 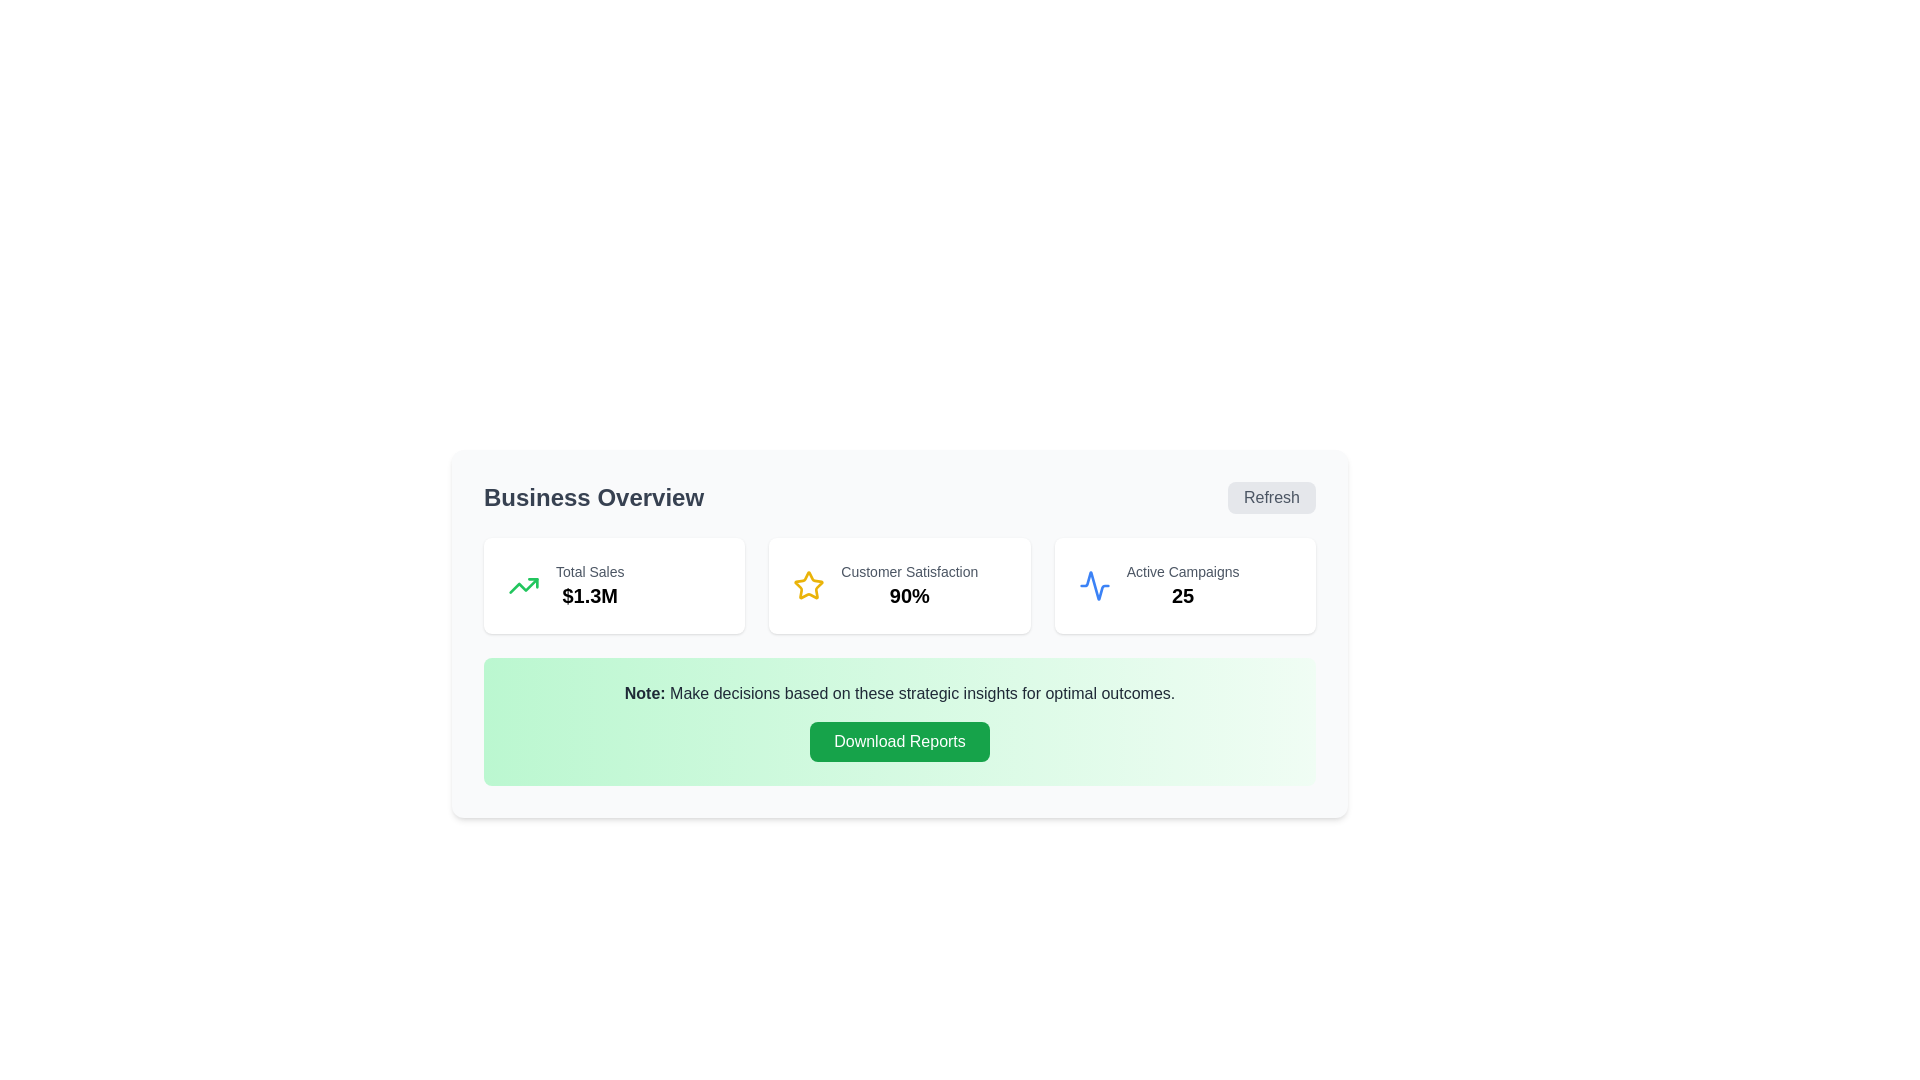 What do you see at coordinates (809, 585) in the screenshot?
I see `the star-shaped icon with a yellow border located to the left of the text 'Customer Satisfaction'` at bounding box center [809, 585].